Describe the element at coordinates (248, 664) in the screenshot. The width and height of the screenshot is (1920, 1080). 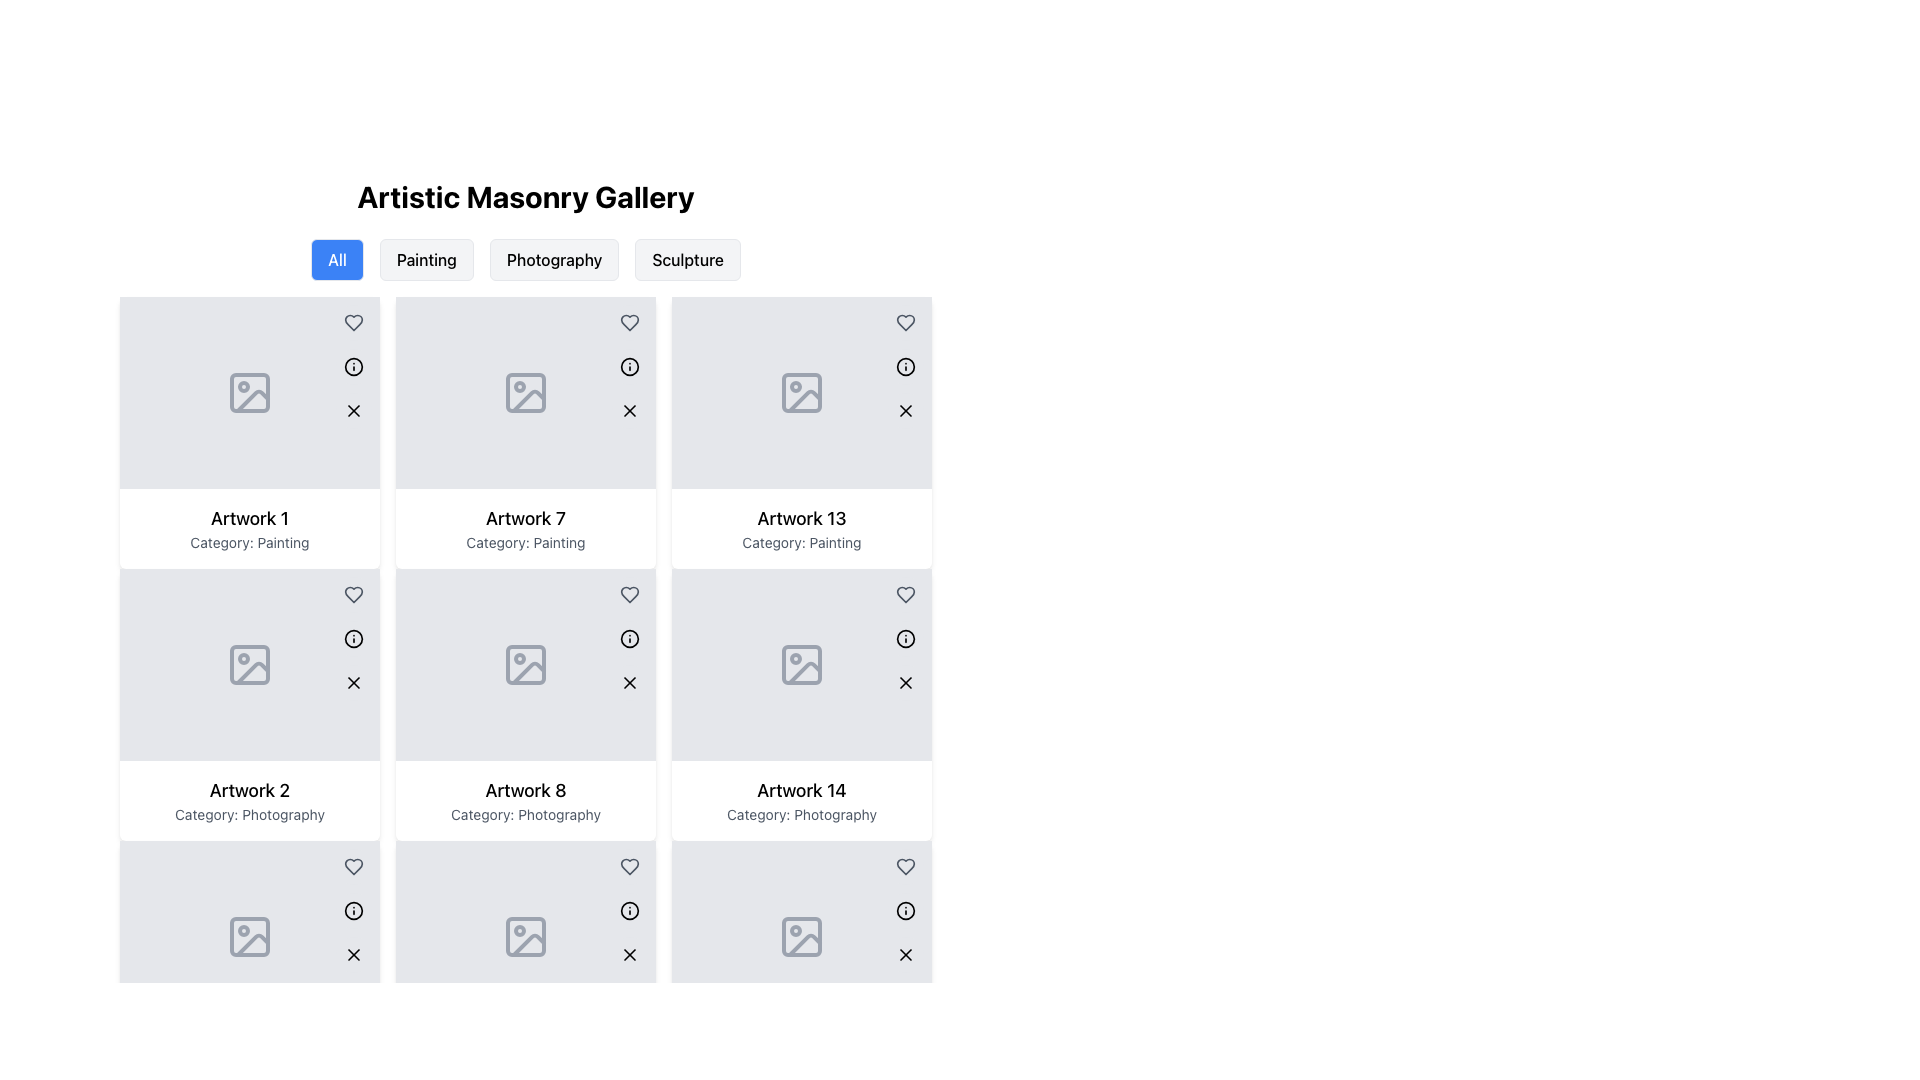
I see `image placeholder for the 'Artwork 2' card, located in the 'Photography' category, positioned in the second row and first column of the grid layout` at that location.